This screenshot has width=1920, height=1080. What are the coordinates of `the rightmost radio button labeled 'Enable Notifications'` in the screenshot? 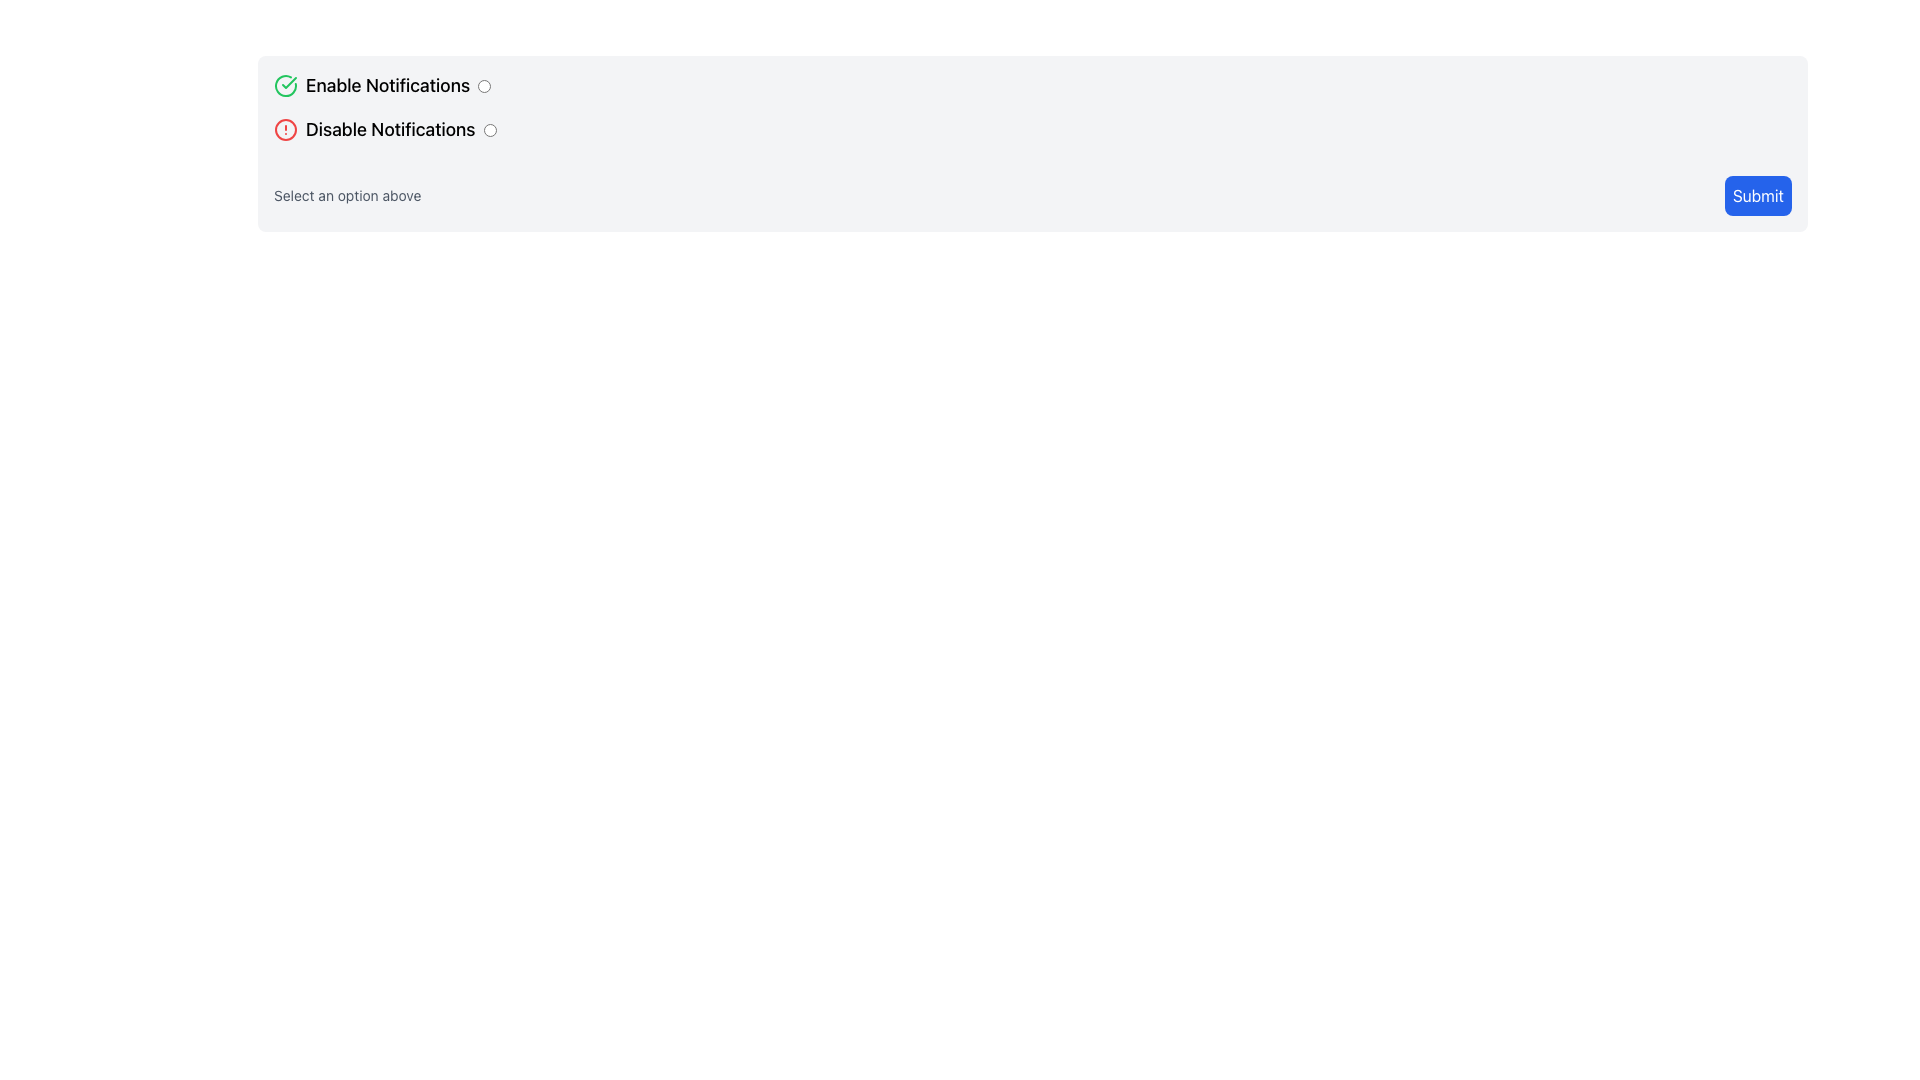 It's located at (484, 84).